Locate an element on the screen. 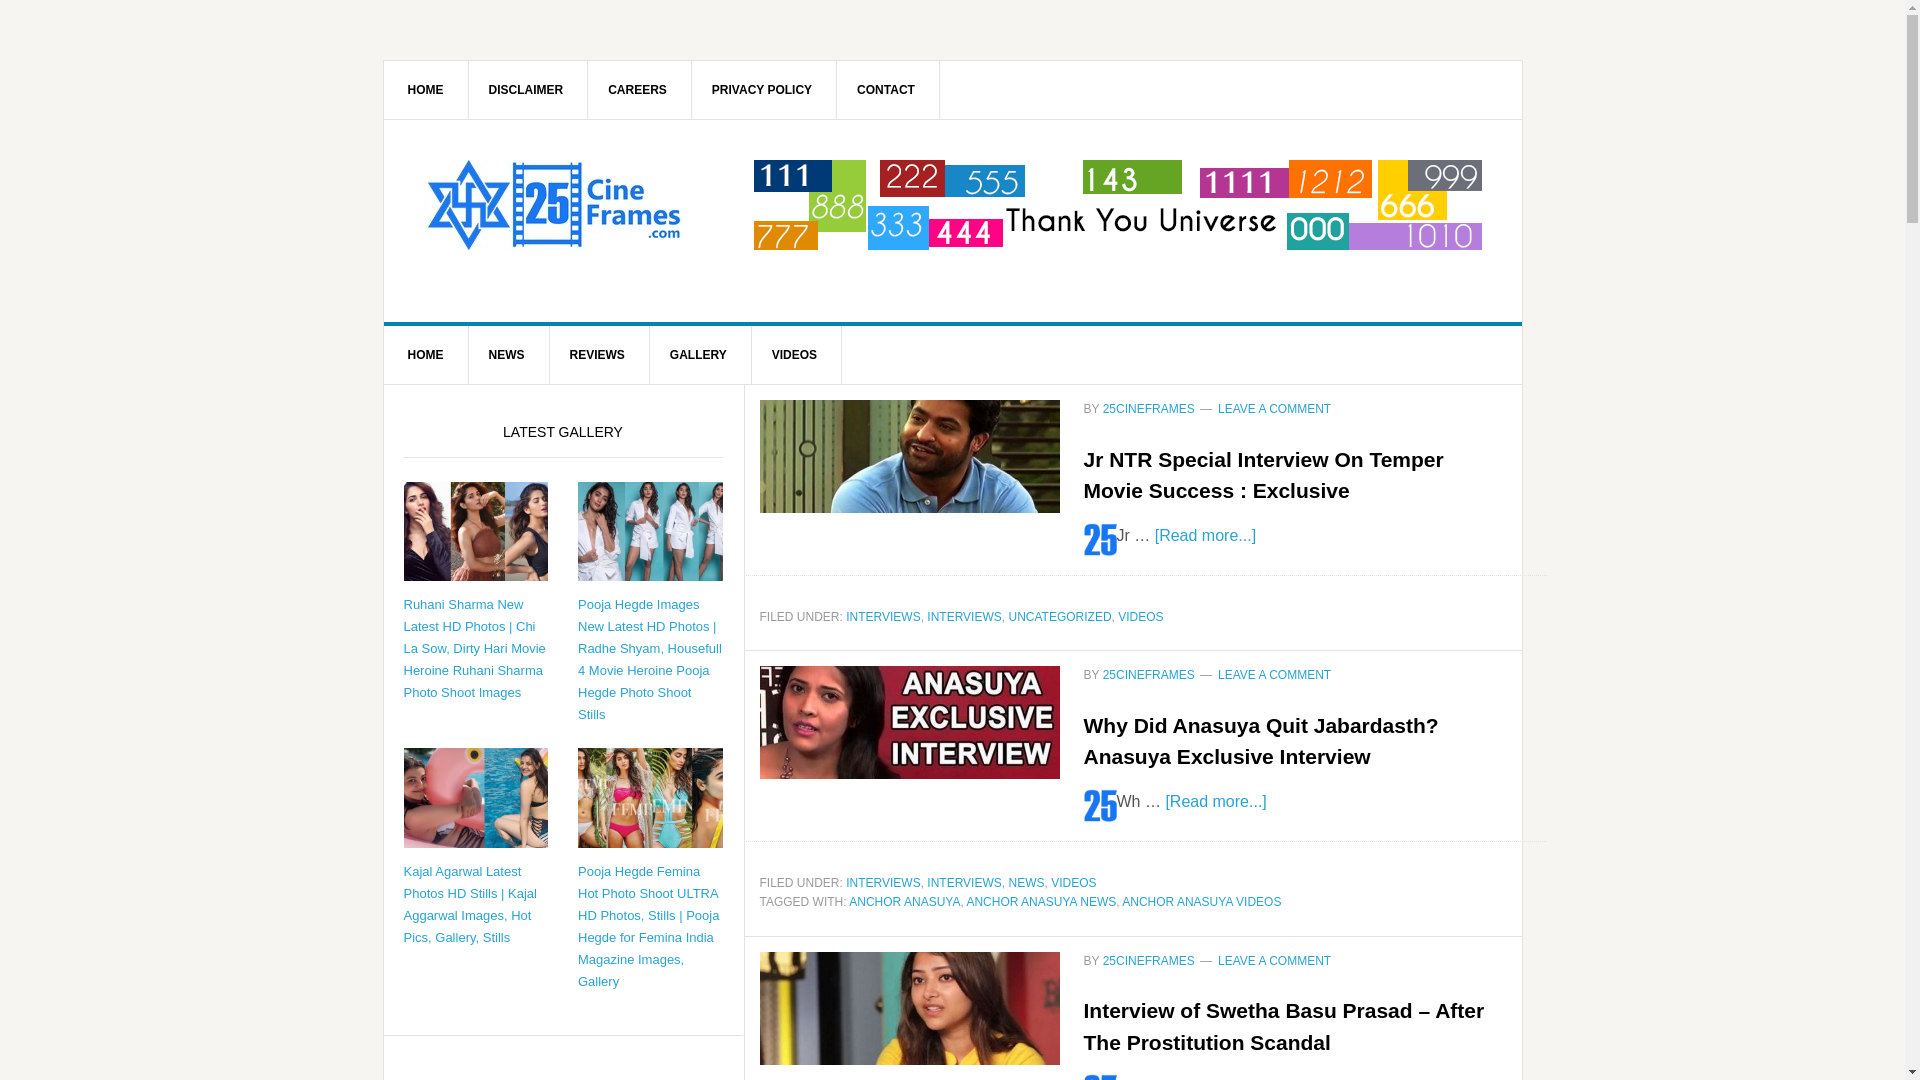  'VIDEOS' is located at coordinates (1050, 882).